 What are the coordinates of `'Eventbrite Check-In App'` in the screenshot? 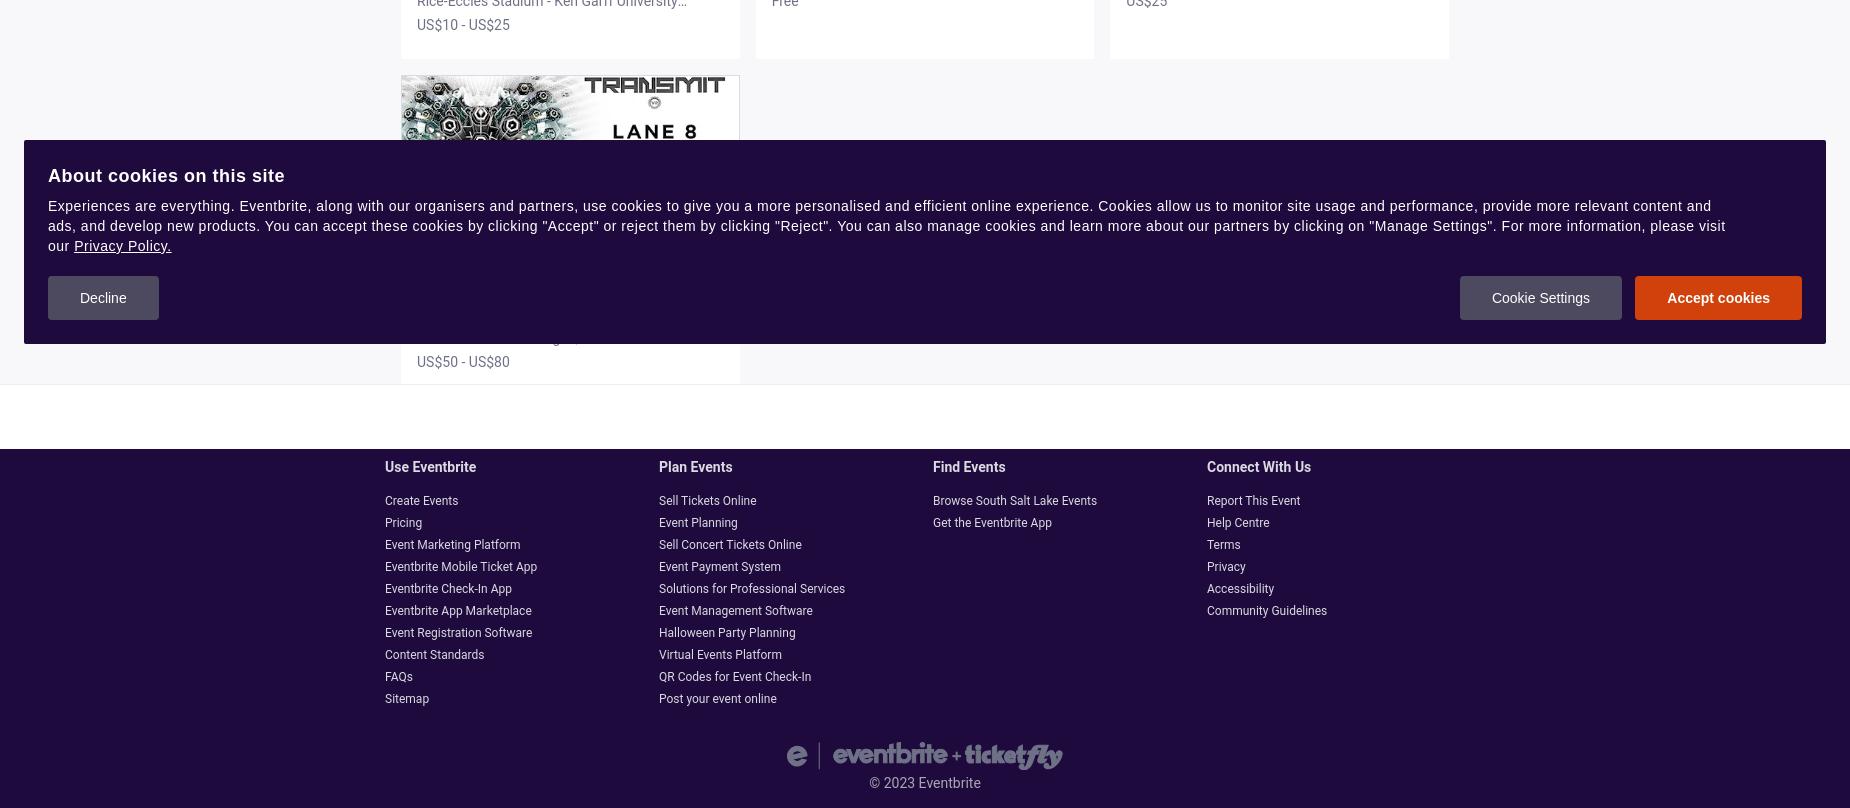 It's located at (447, 588).